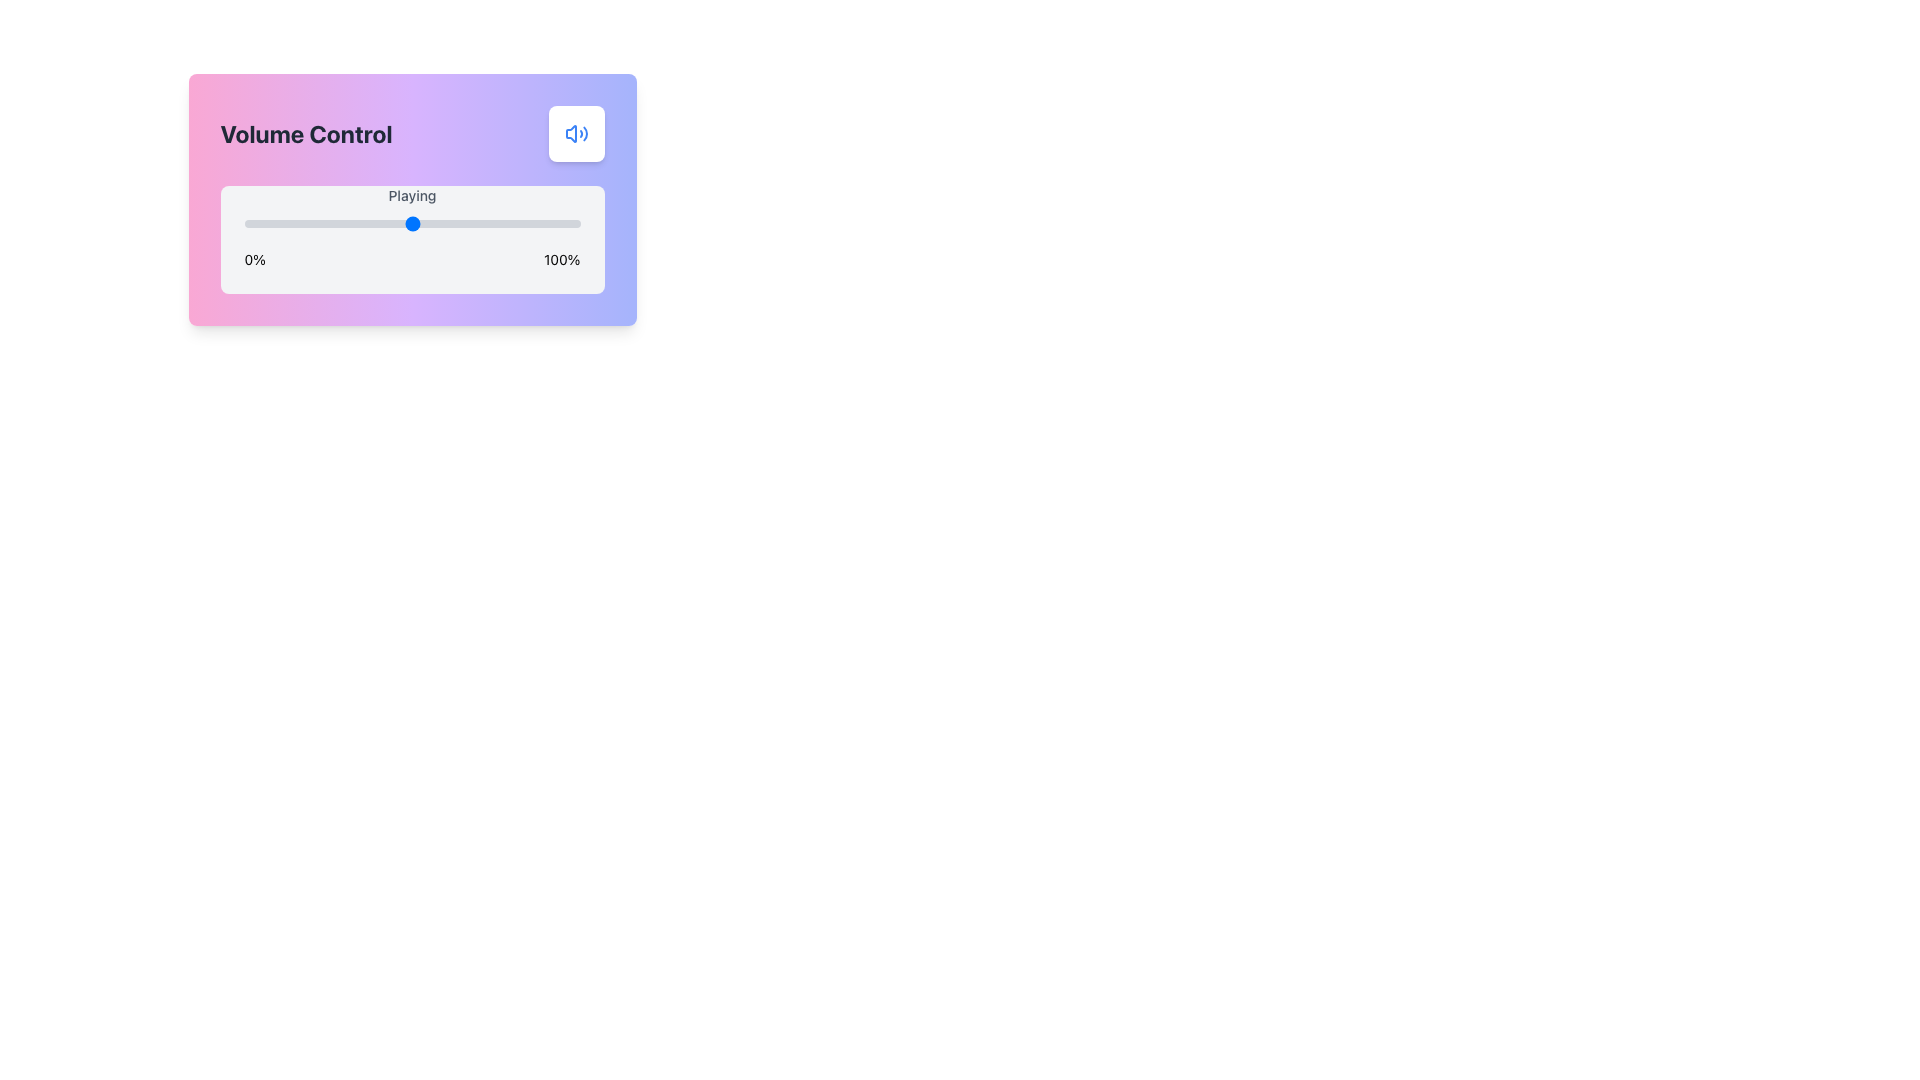 The height and width of the screenshot is (1080, 1920). I want to click on the playback position, so click(461, 223).